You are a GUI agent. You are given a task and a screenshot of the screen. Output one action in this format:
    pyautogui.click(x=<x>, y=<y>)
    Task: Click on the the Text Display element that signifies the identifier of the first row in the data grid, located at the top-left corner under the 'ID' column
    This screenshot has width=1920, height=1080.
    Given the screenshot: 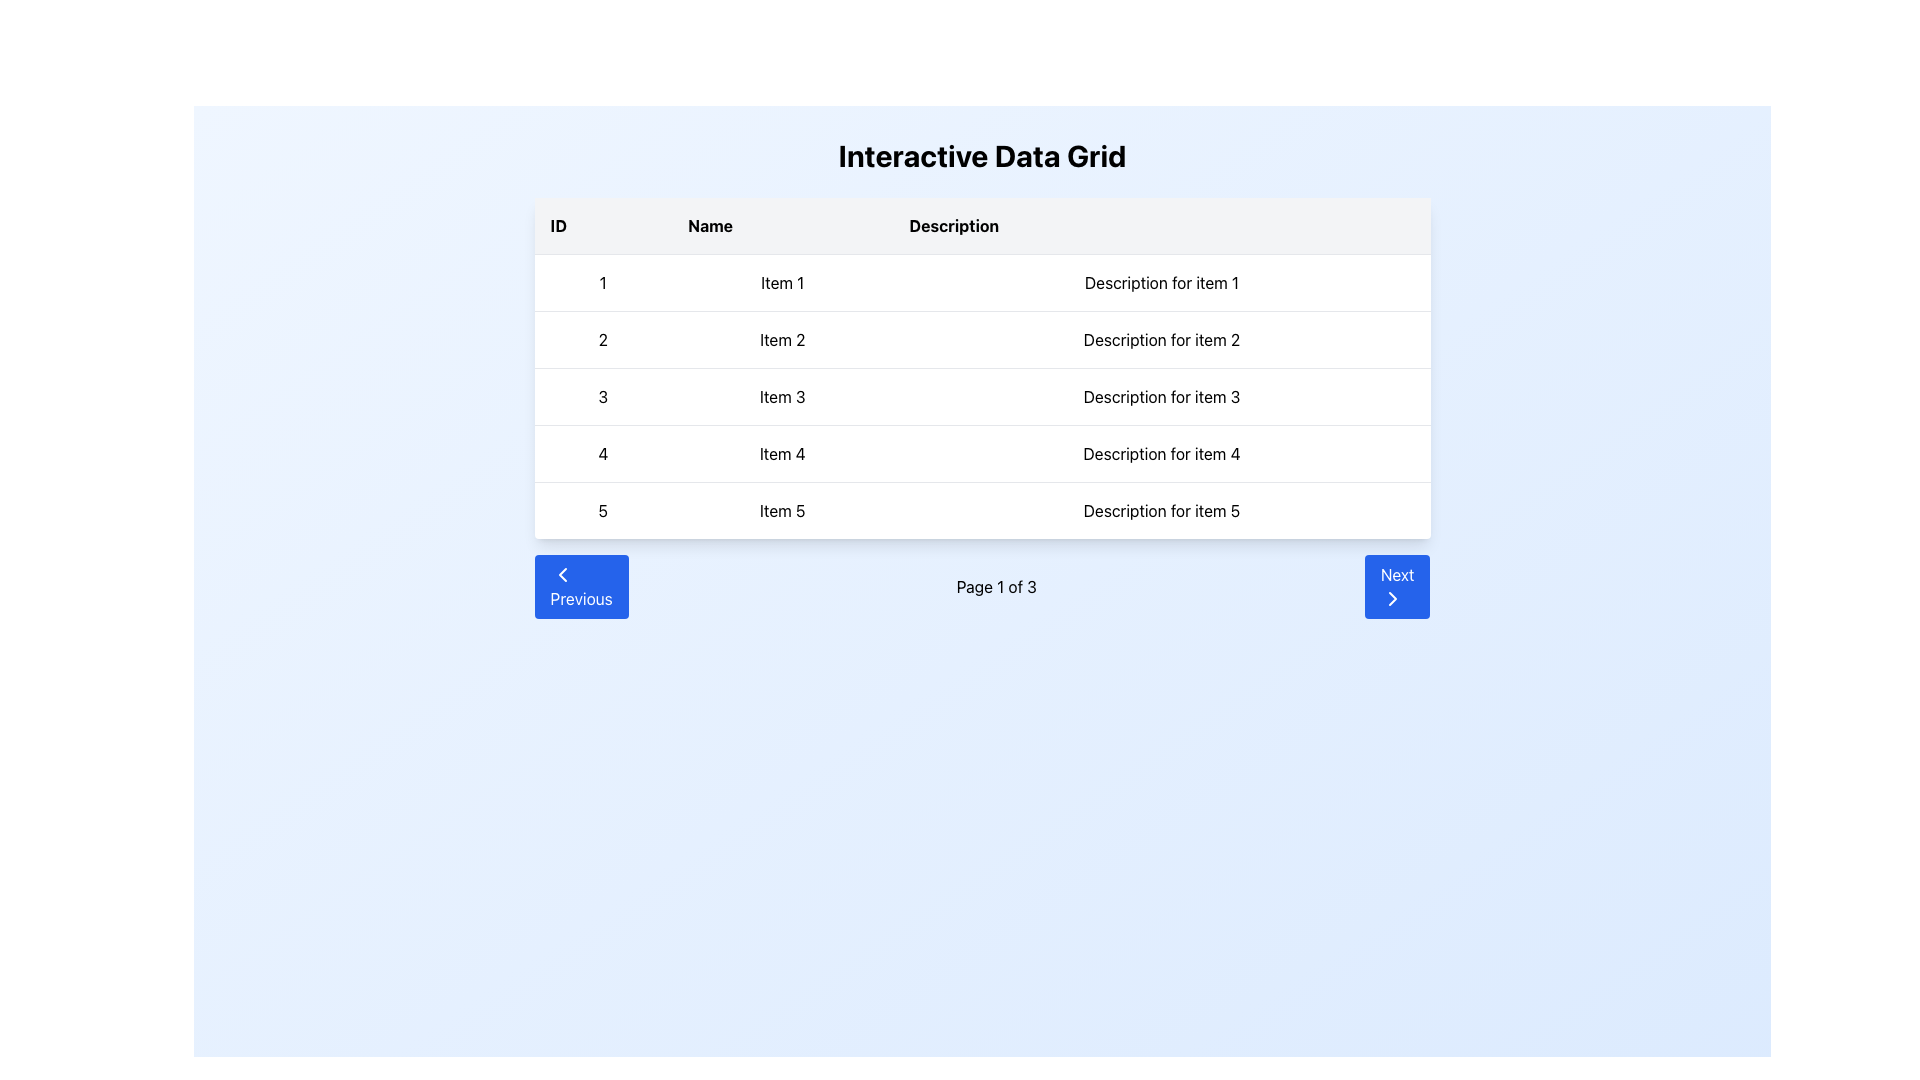 What is the action you would take?
    pyautogui.click(x=602, y=282)
    